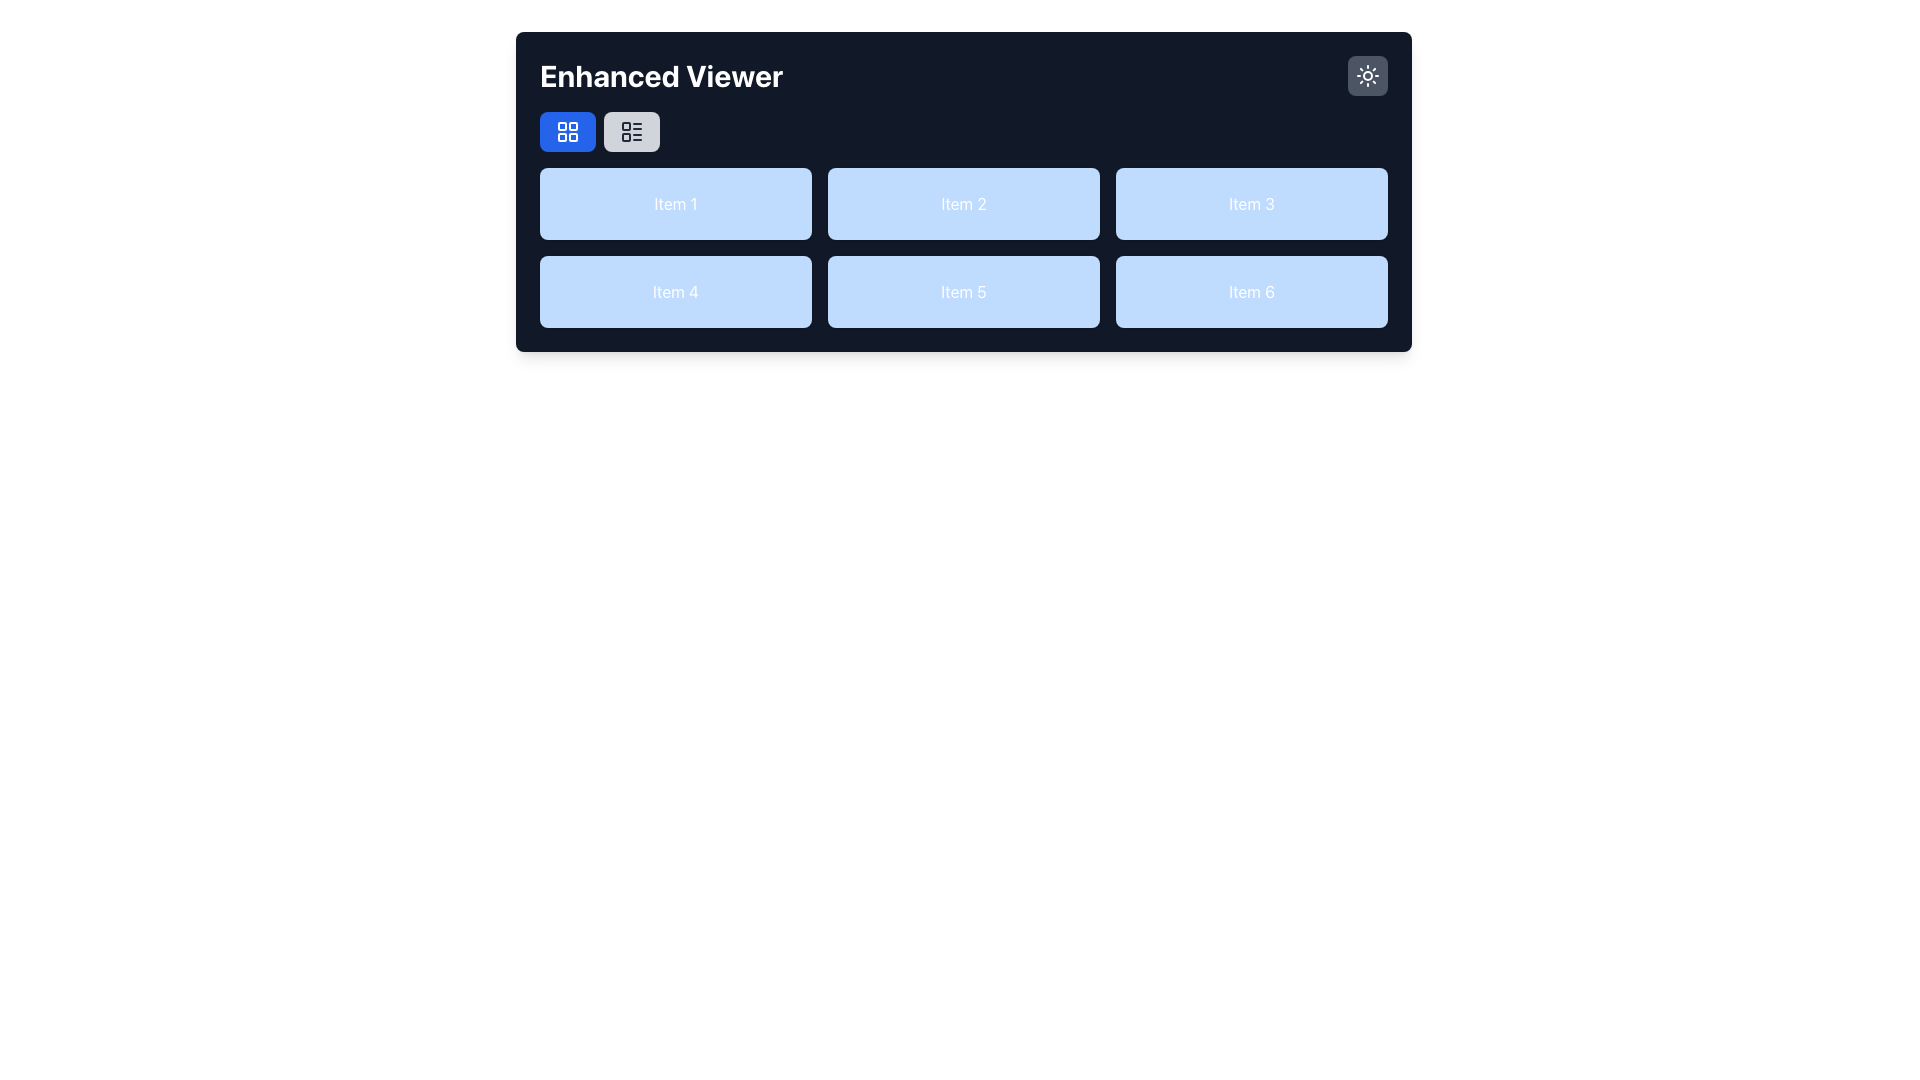 Image resolution: width=1920 pixels, height=1080 pixels. Describe the element at coordinates (1367, 75) in the screenshot. I see `the brightness/theme toggle button located in the top-right corner, next to 'Enhanced Viewer'` at that location.